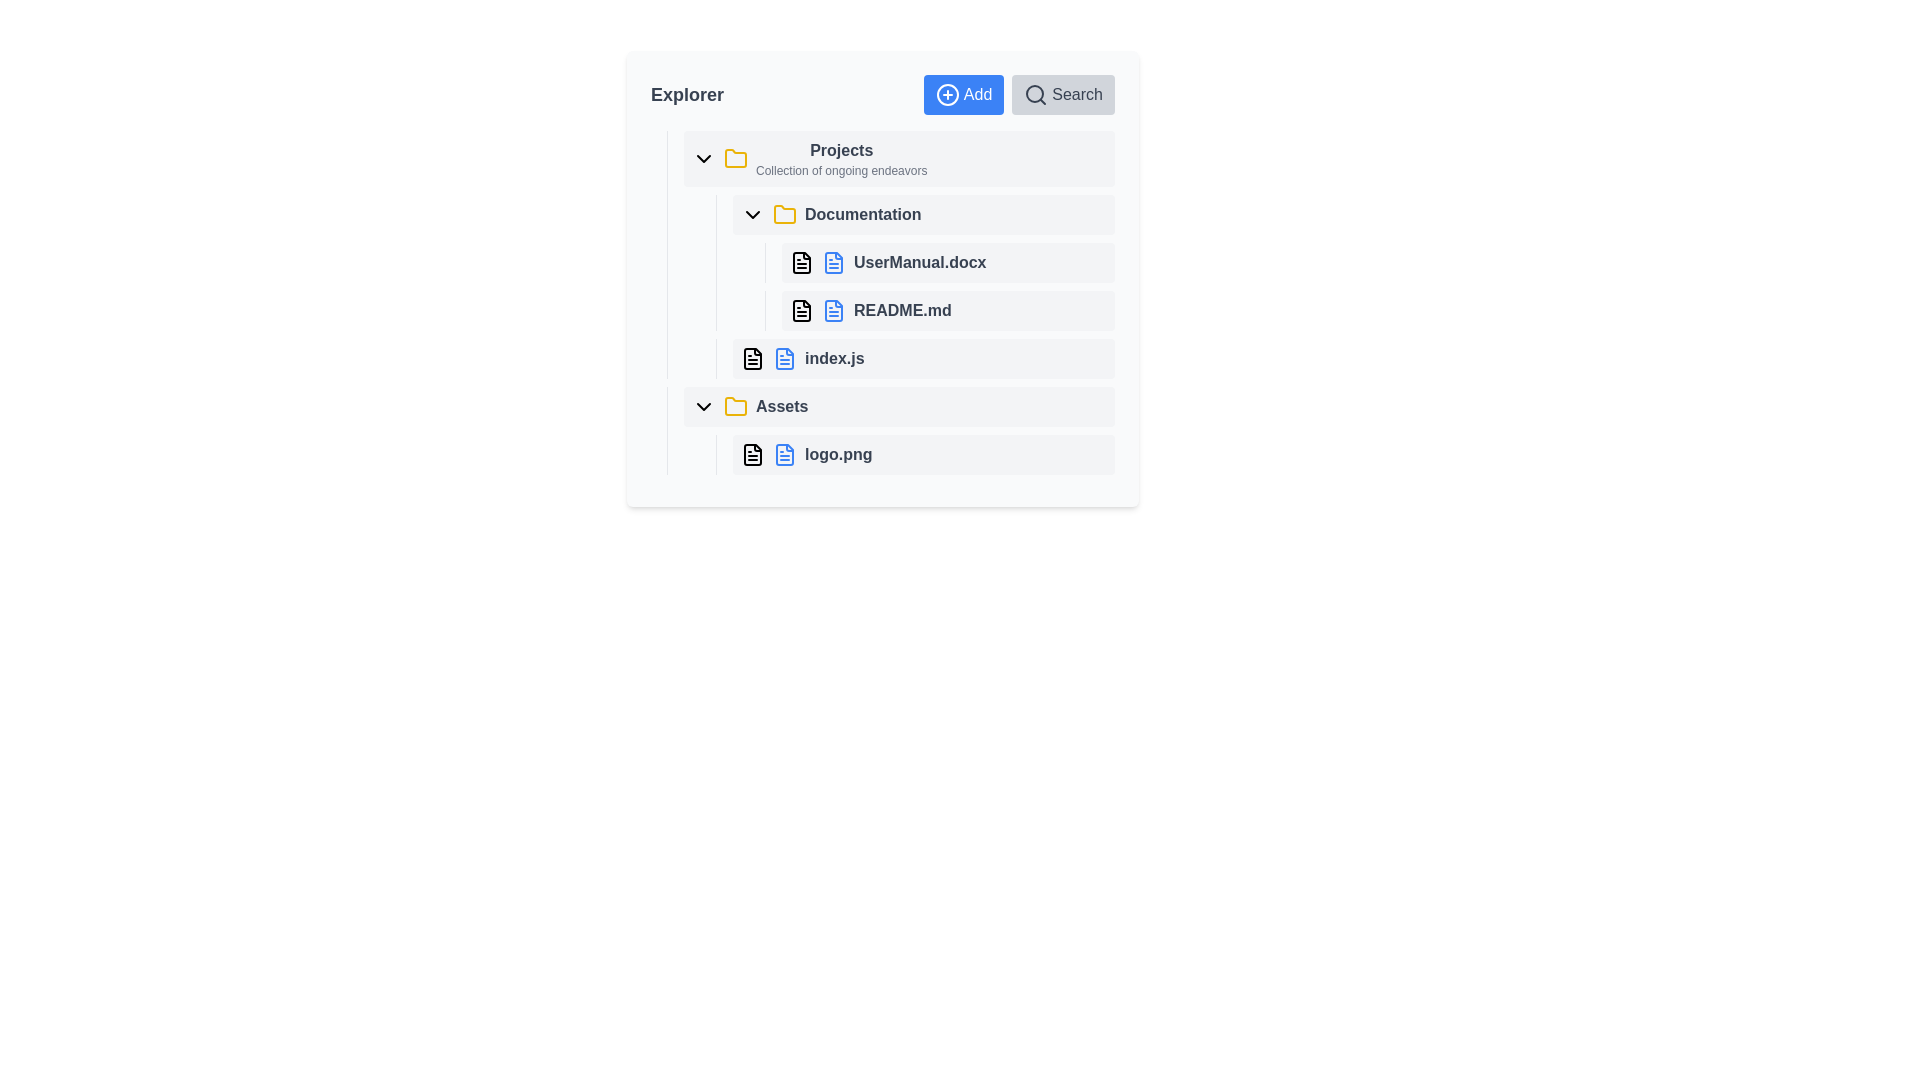 The width and height of the screenshot is (1920, 1080). Describe the element at coordinates (838, 455) in the screenshot. I see `the text label that identifies the file named 'logo.png' within the 'Assets' folder in the file explorer interface` at that location.